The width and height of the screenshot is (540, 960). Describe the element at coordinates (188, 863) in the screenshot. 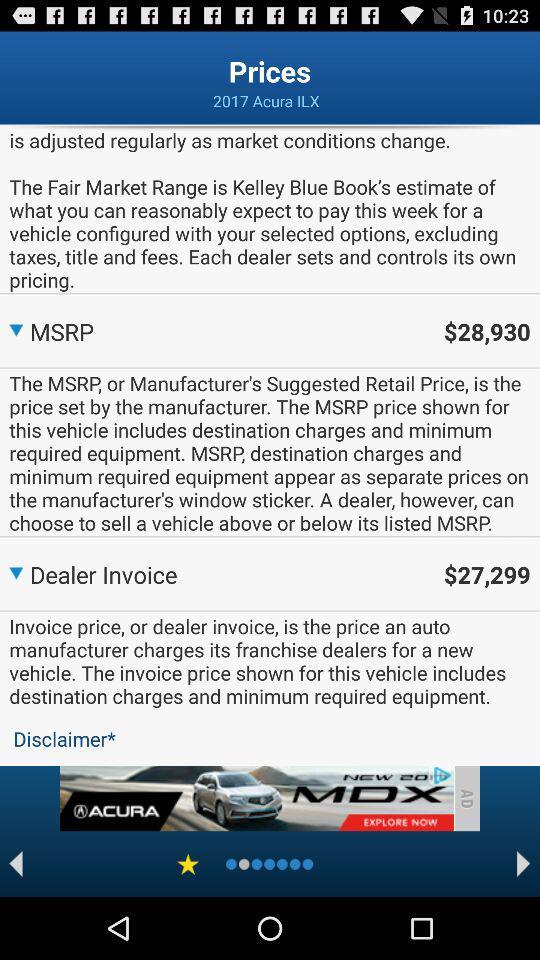

I see `star icon` at that location.